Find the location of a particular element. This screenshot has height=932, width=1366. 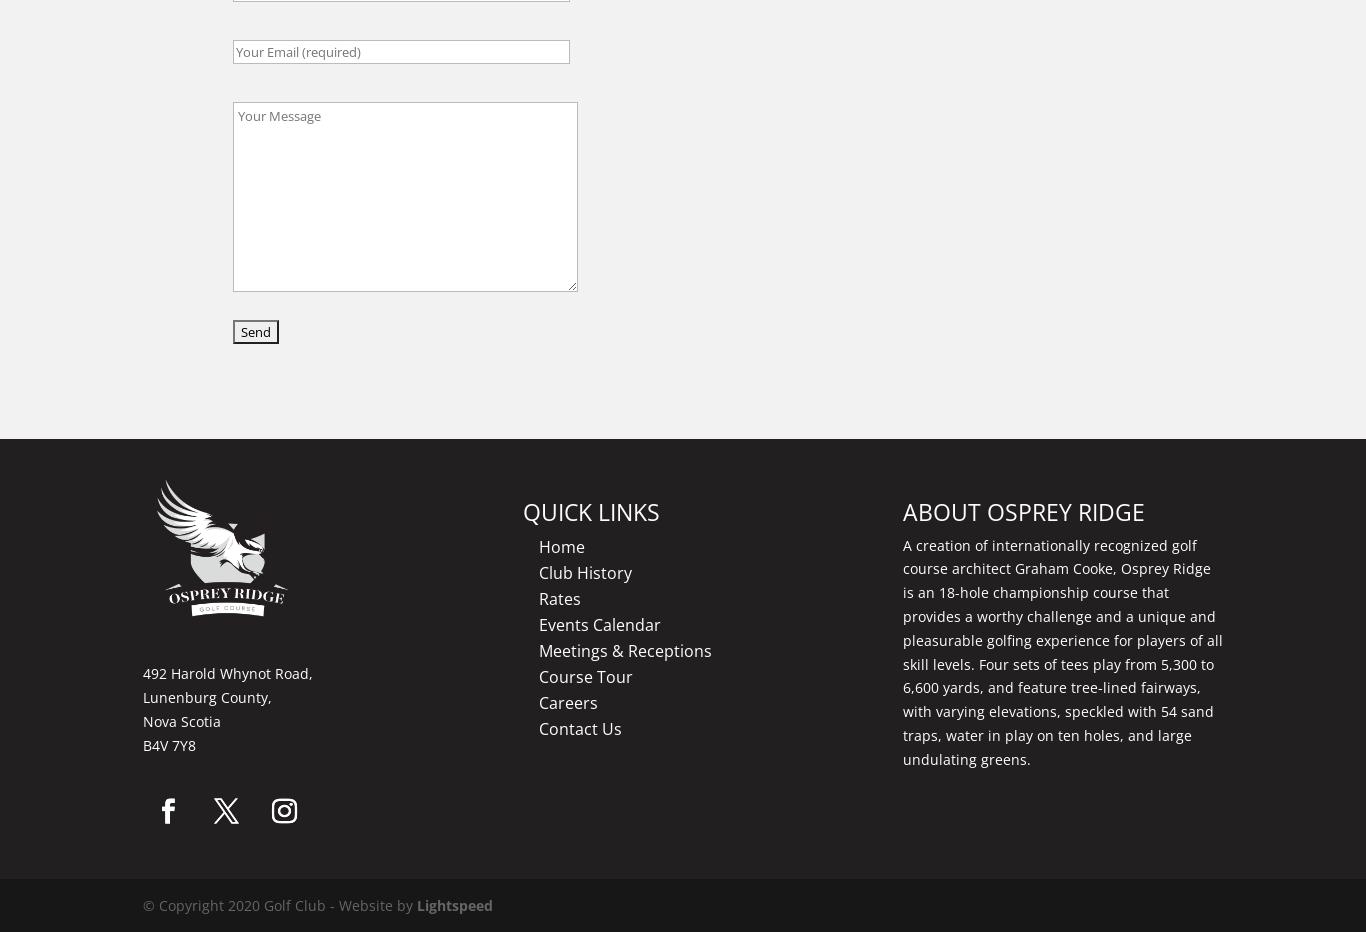

'Meetings & Receptions' is located at coordinates (538, 649).